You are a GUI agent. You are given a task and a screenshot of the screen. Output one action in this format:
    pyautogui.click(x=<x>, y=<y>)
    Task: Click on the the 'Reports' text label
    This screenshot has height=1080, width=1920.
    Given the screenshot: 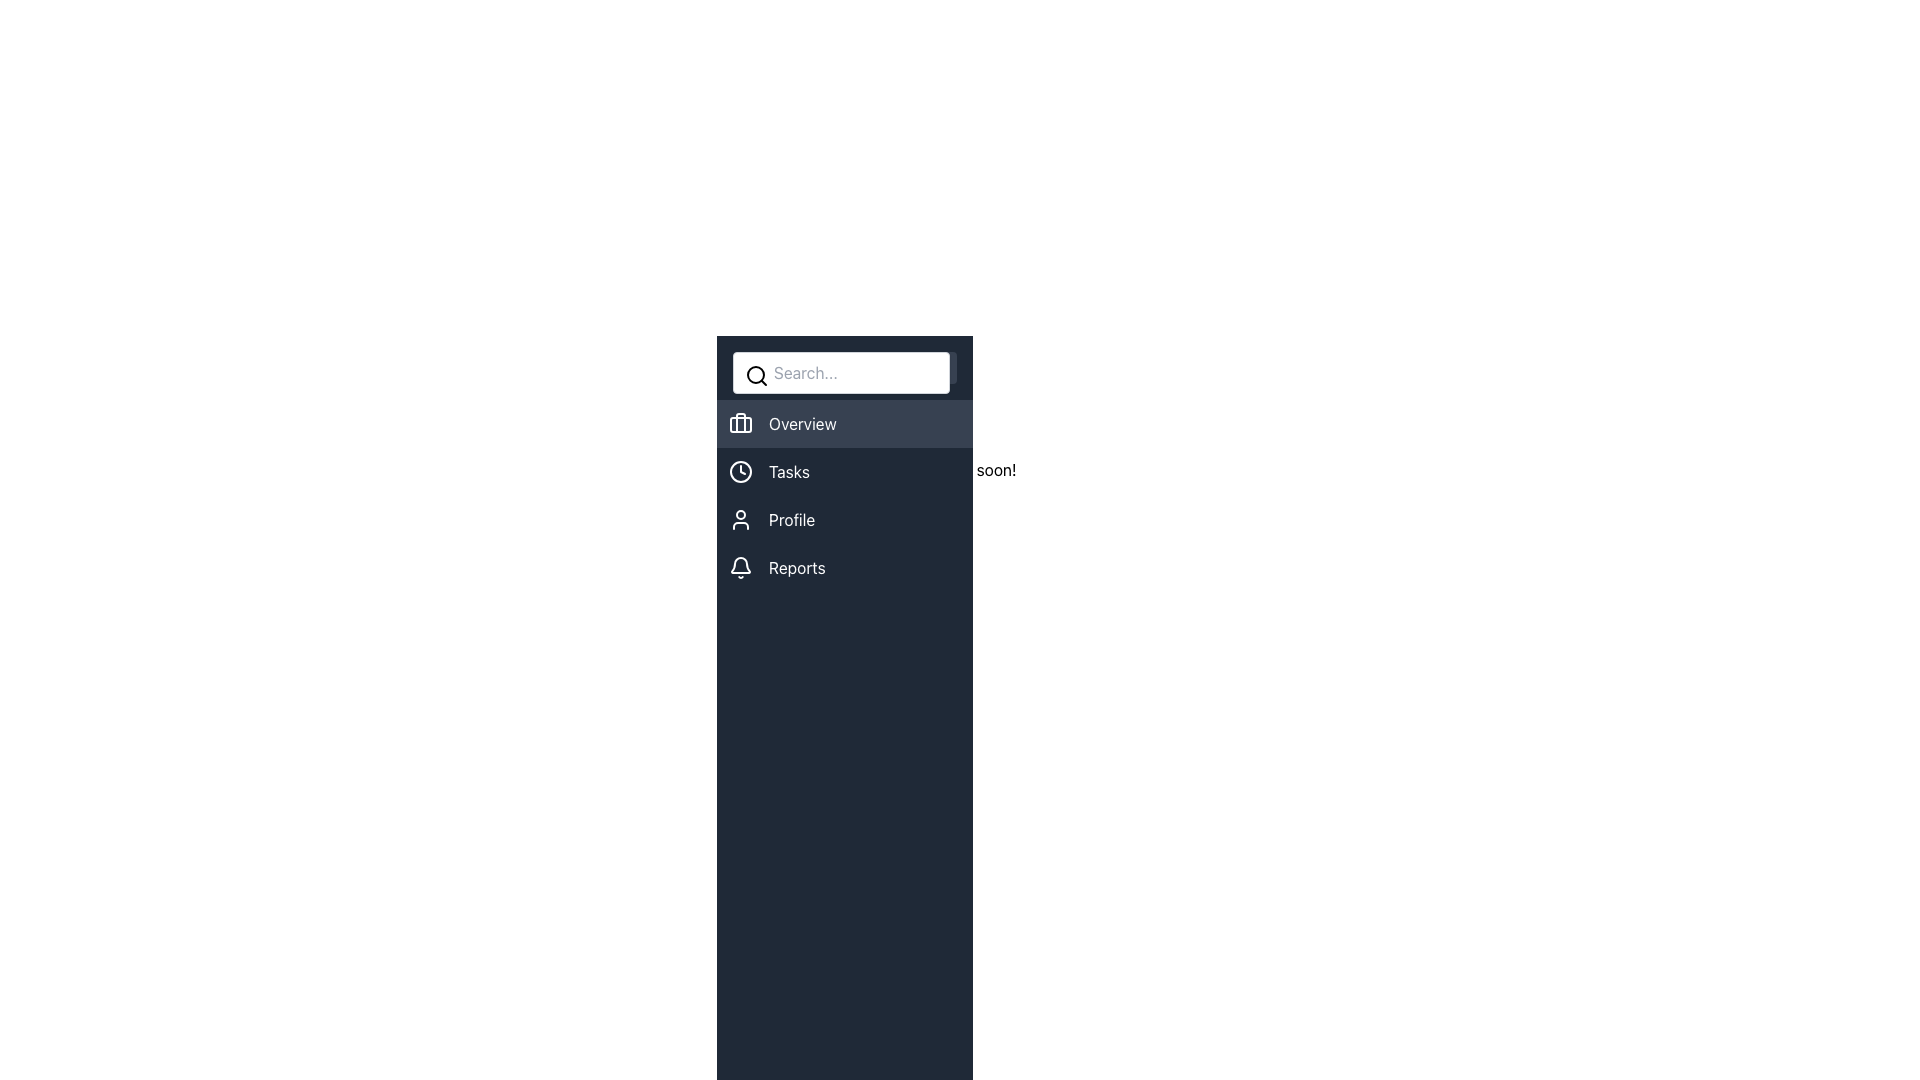 What is the action you would take?
    pyautogui.click(x=796, y=567)
    